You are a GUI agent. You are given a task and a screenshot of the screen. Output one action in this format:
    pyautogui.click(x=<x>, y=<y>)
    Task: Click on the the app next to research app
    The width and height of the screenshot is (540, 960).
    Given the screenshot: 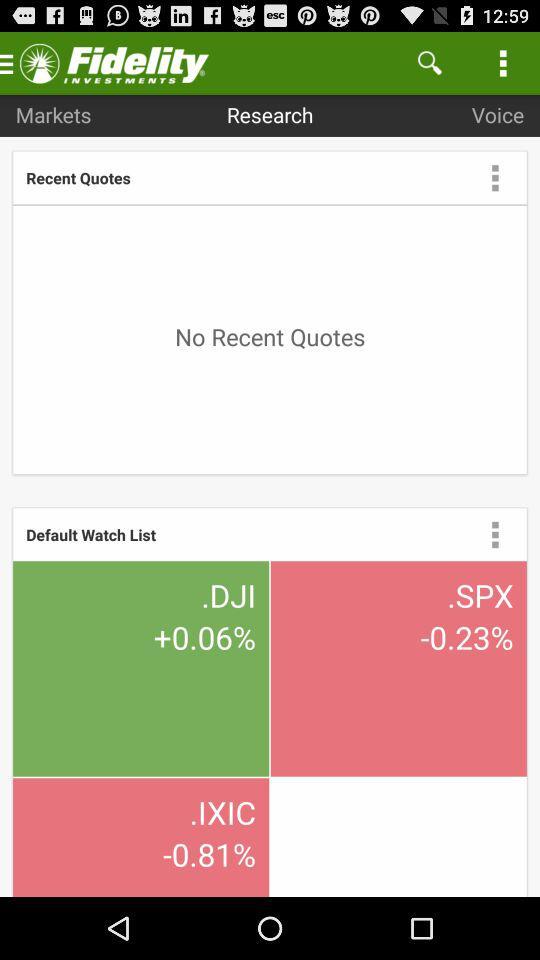 What is the action you would take?
    pyautogui.click(x=428, y=62)
    